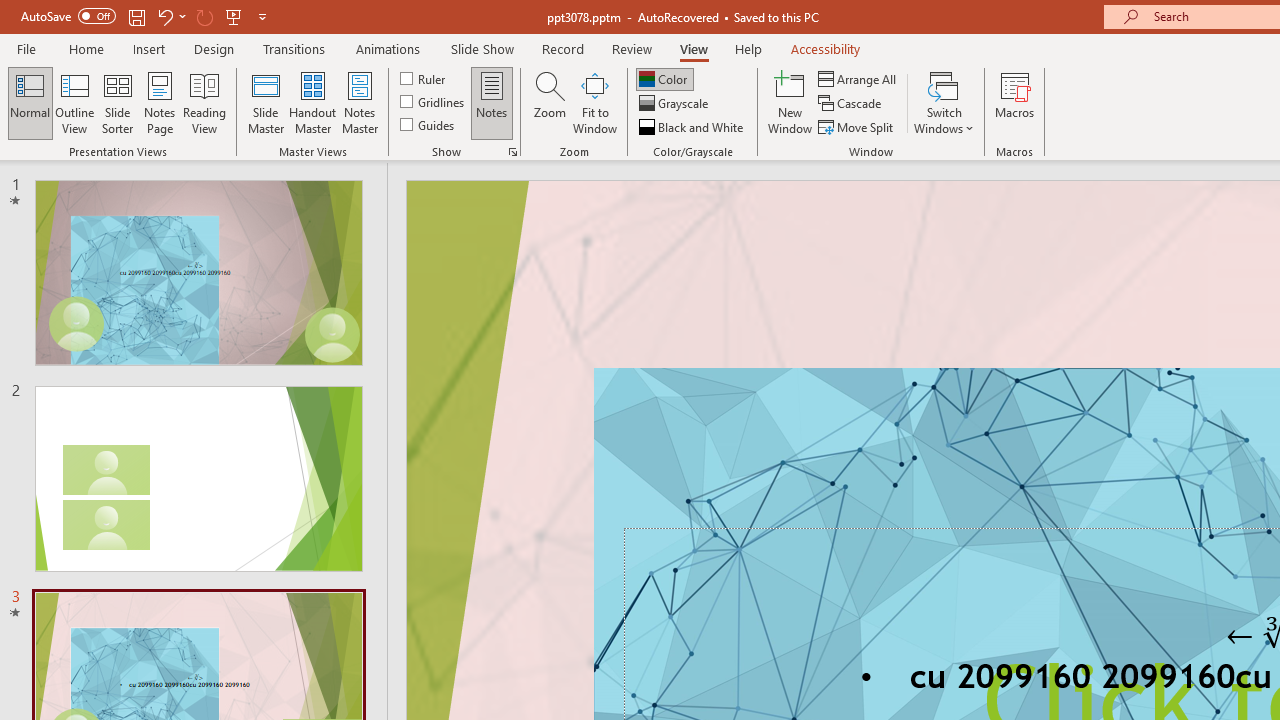  What do you see at coordinates (264, 103) in the screenshot?
I see `'Slide Master'` at bounding box center [264, 103].